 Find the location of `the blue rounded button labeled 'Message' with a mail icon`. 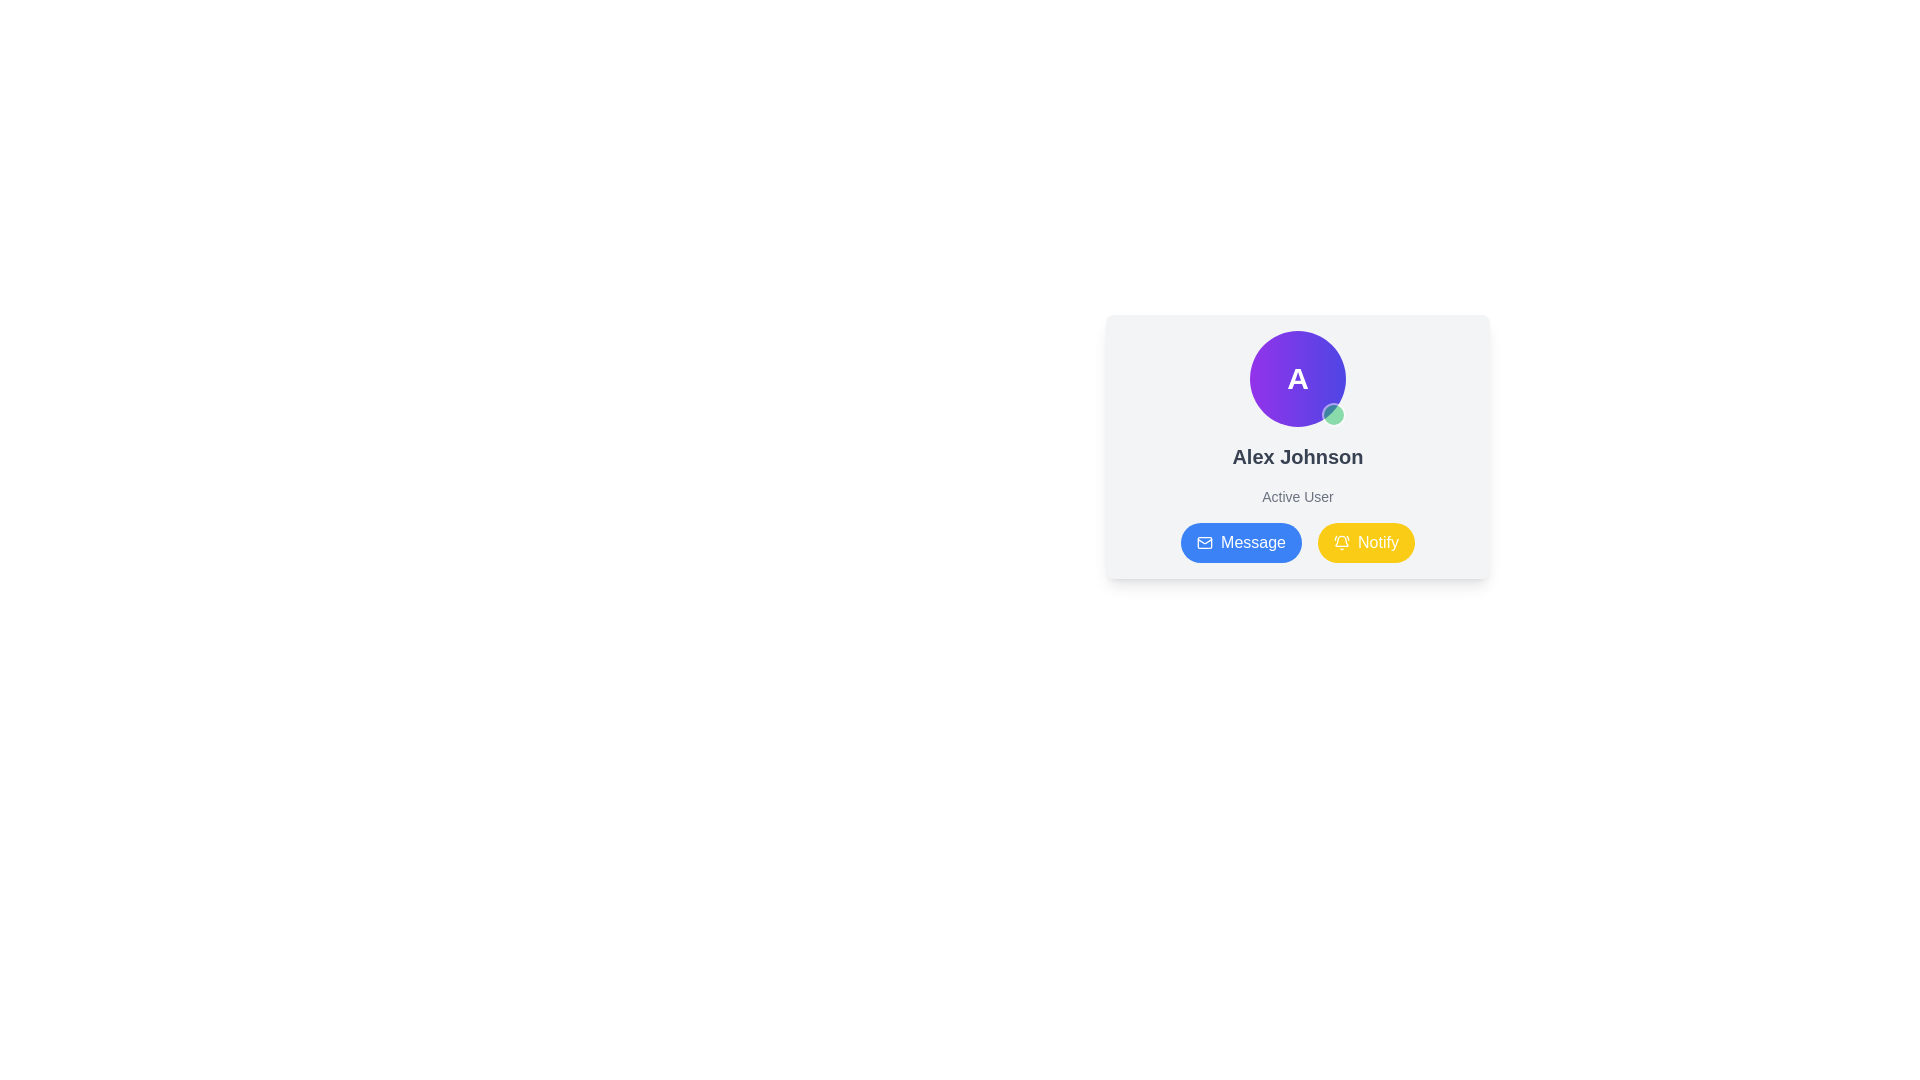

the blue rounded button labeled 'Message' with a mail icon is located at coordinates (1240, 543).